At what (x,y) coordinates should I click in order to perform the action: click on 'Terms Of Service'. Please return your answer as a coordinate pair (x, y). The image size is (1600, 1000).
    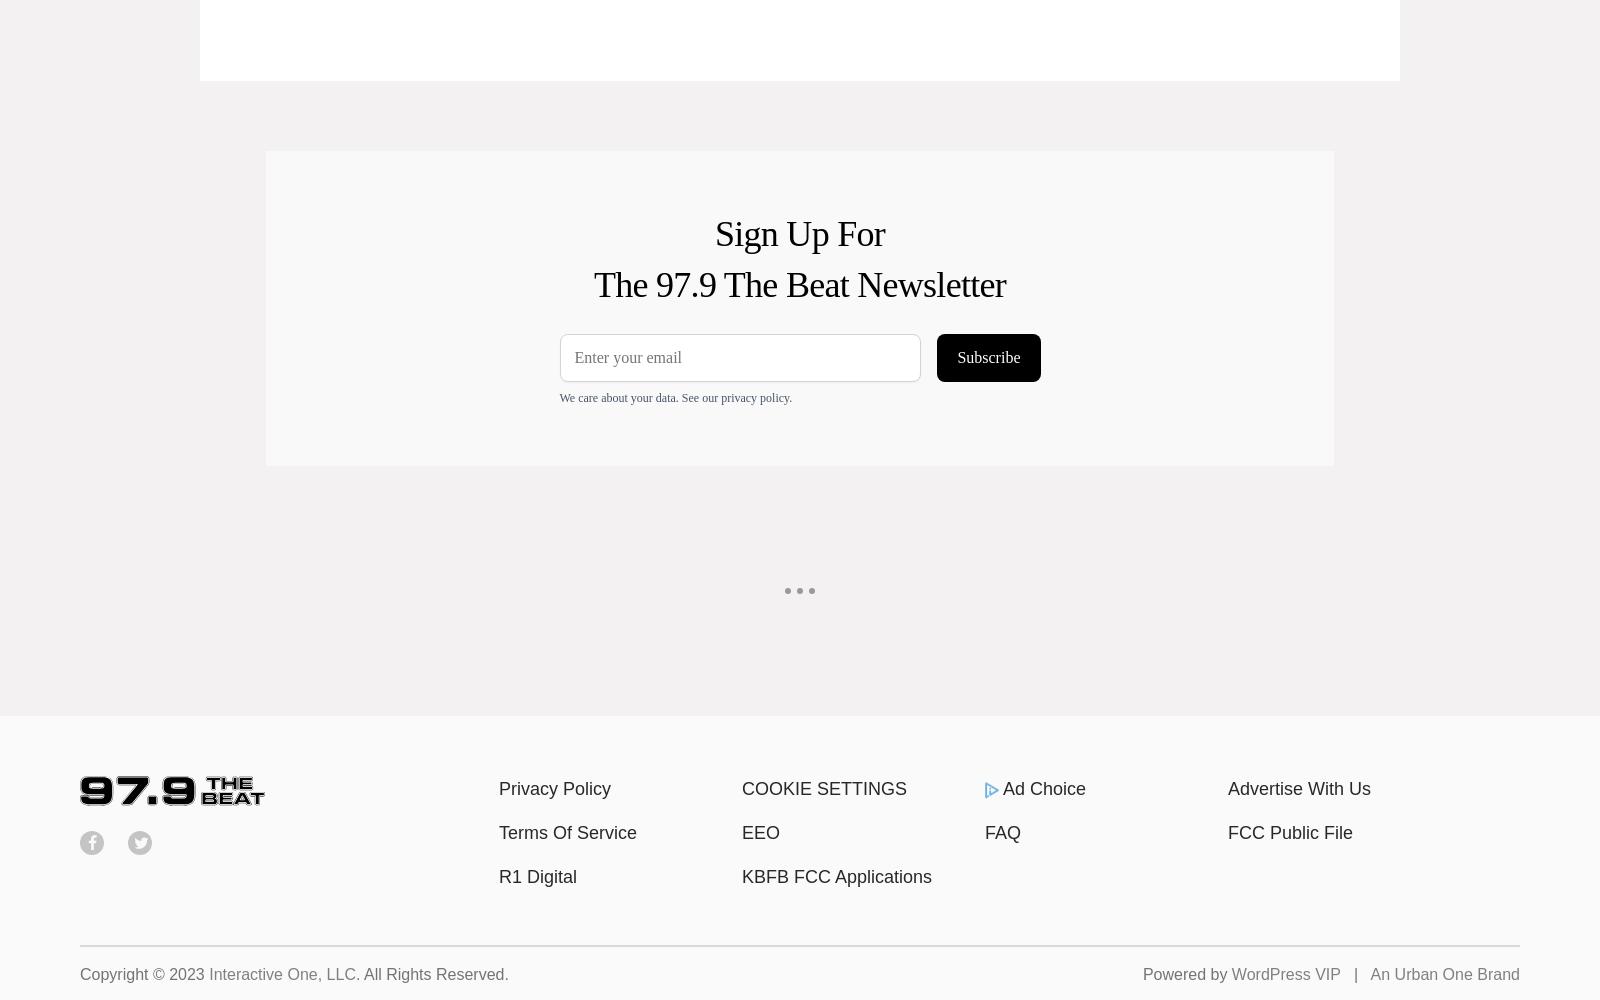
    Looking at the image, I should click on (567, 832).